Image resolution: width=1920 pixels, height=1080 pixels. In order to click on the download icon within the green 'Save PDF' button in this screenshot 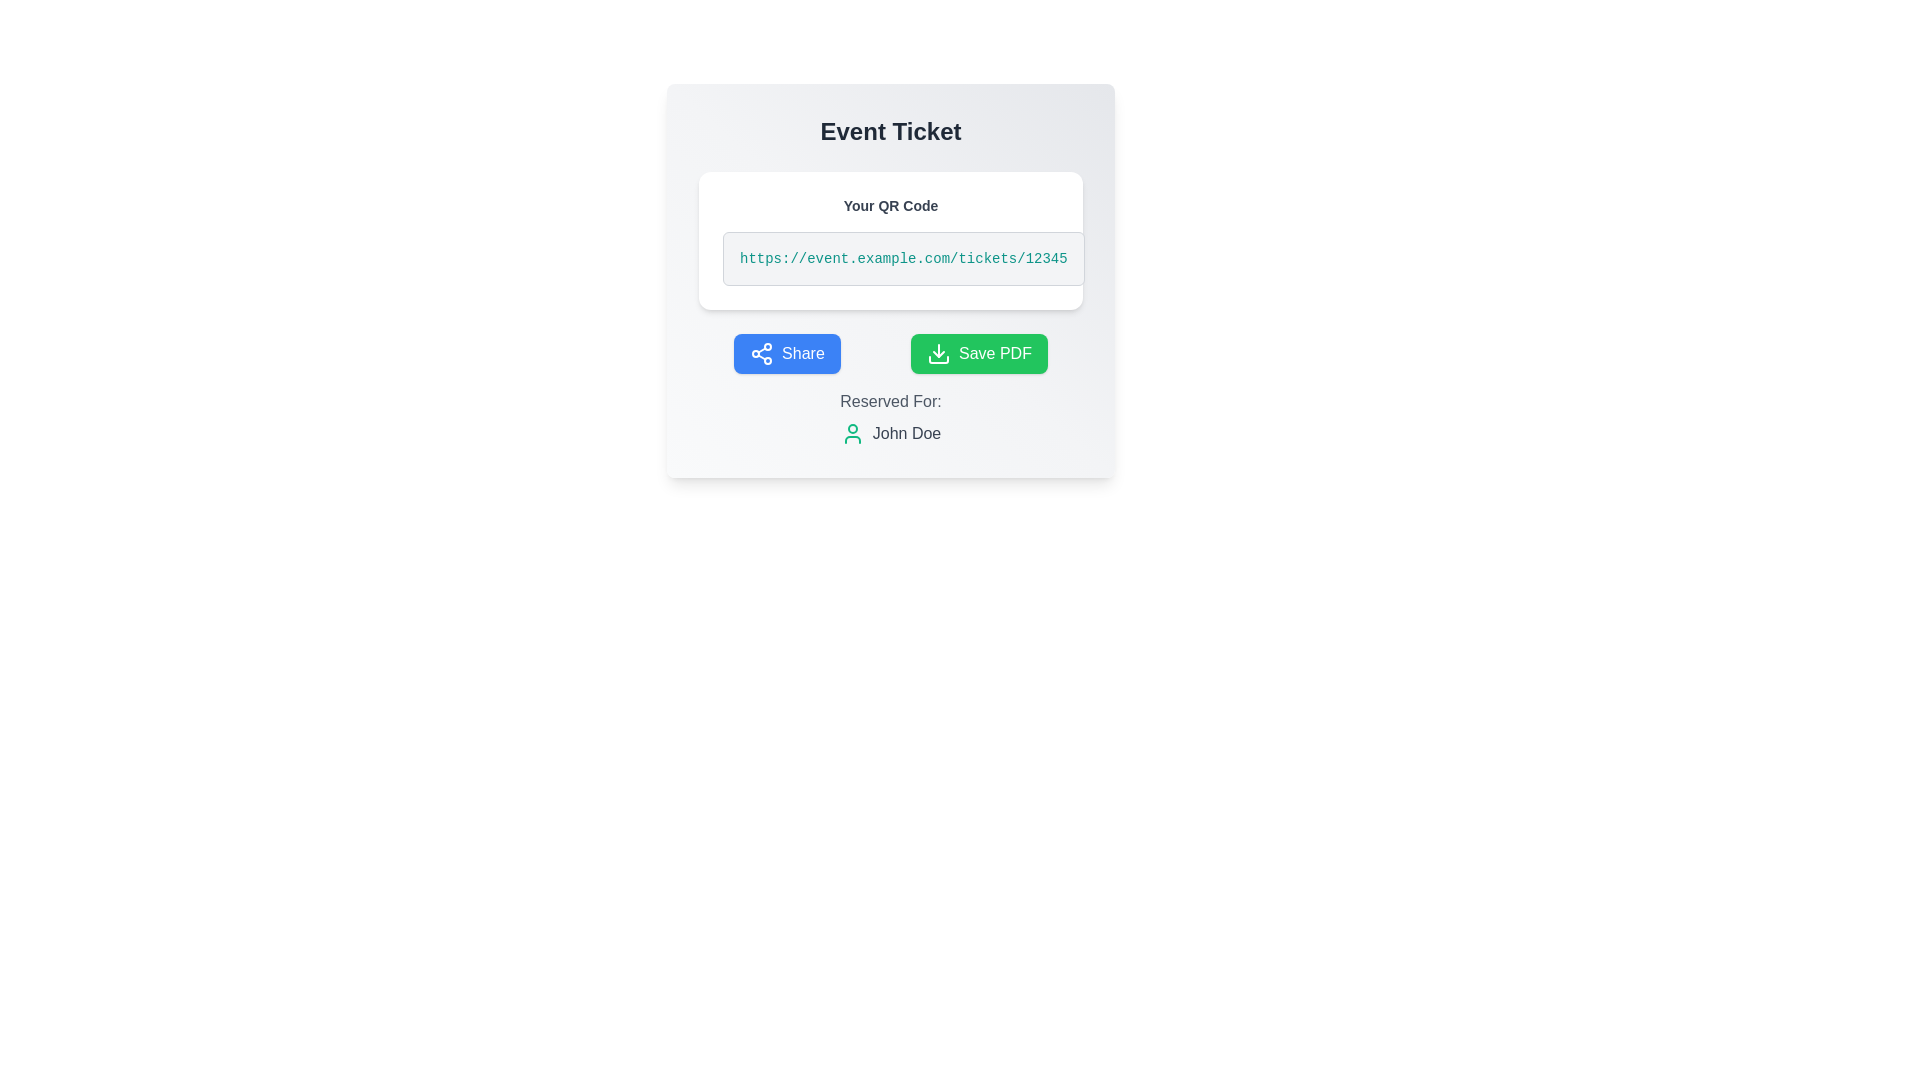, I will do `click(938, 353)`.